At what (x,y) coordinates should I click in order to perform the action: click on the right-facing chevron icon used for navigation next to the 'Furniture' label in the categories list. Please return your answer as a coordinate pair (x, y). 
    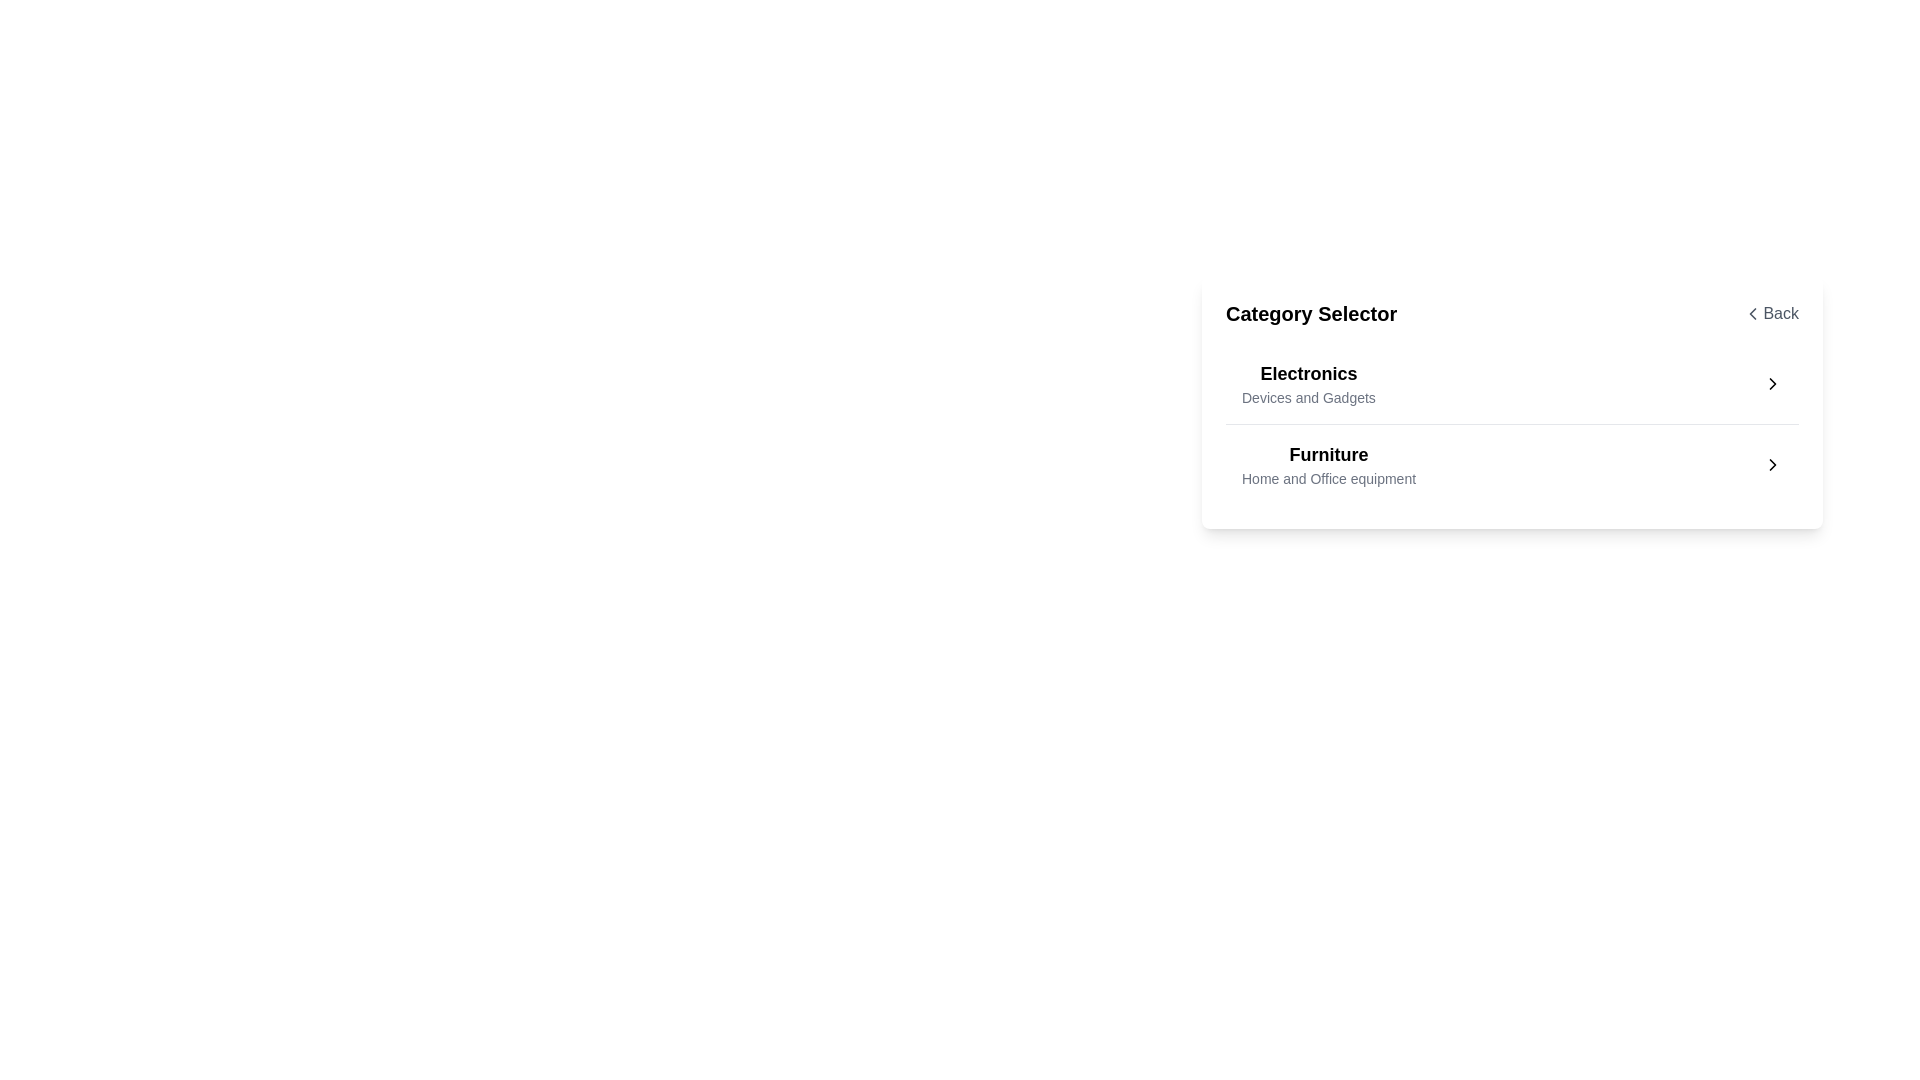
    Looking at the image, I should click on (1772, 465).